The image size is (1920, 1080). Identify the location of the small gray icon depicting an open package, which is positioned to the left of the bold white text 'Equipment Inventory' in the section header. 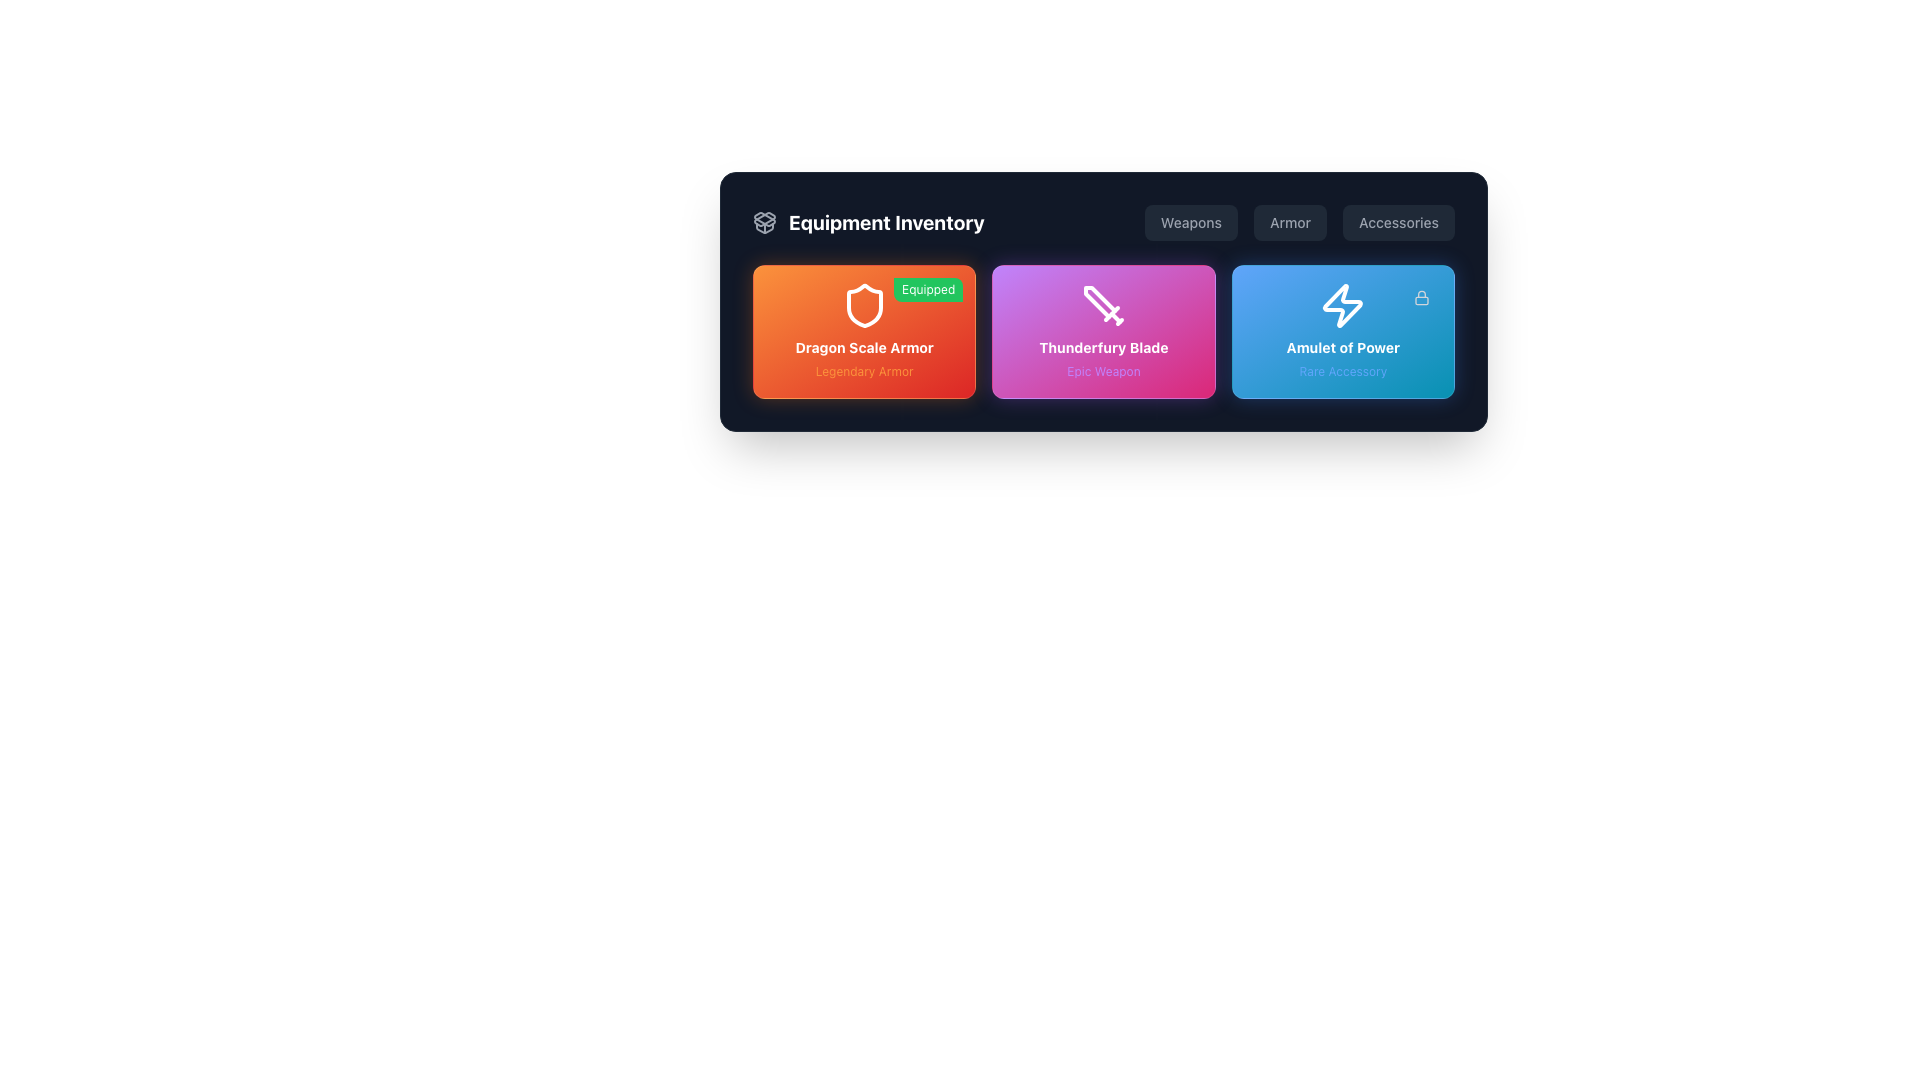
(763, 223).